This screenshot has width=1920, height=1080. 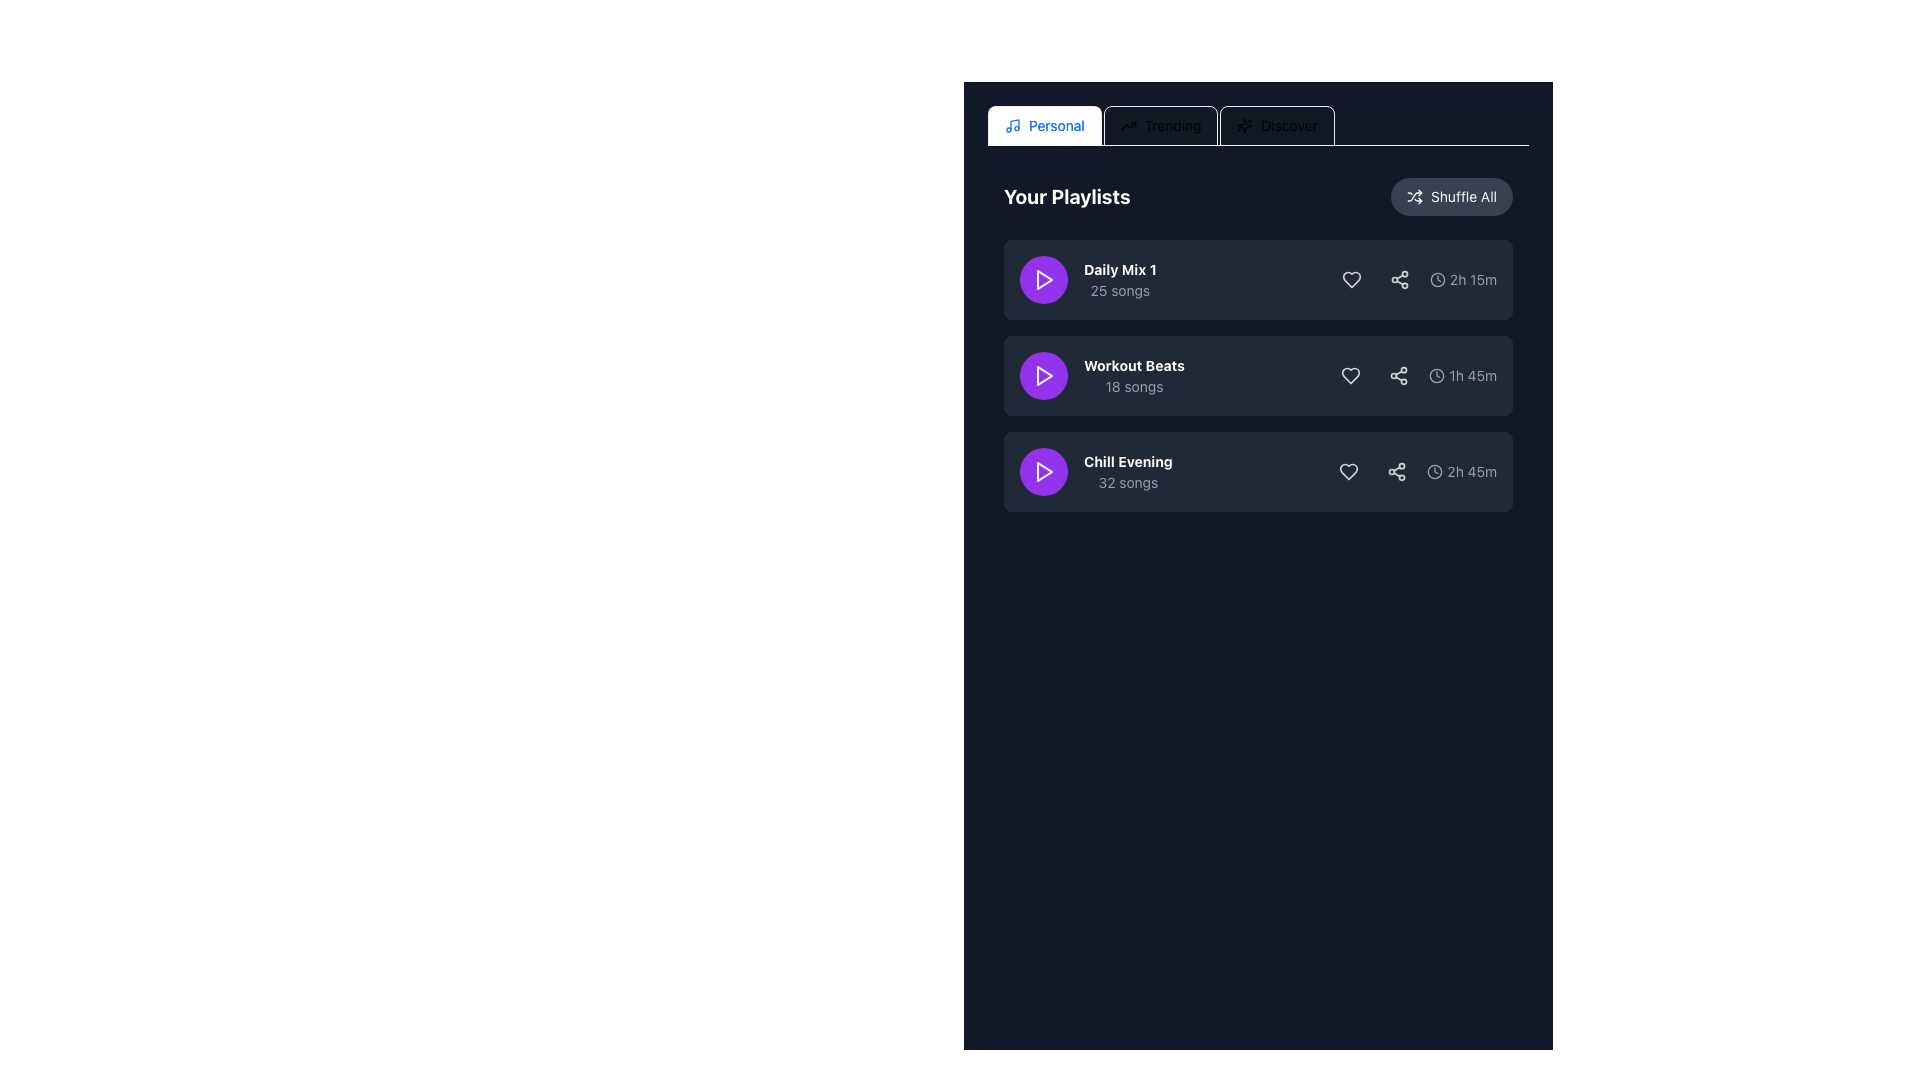 What do you see at coordinates (1414, 375) in the screenshot?
I see `total duration displayed by the text element located at the right end of the 'Workout Beats' playlist row, after the share icon` at bounding box center [1414, 375].